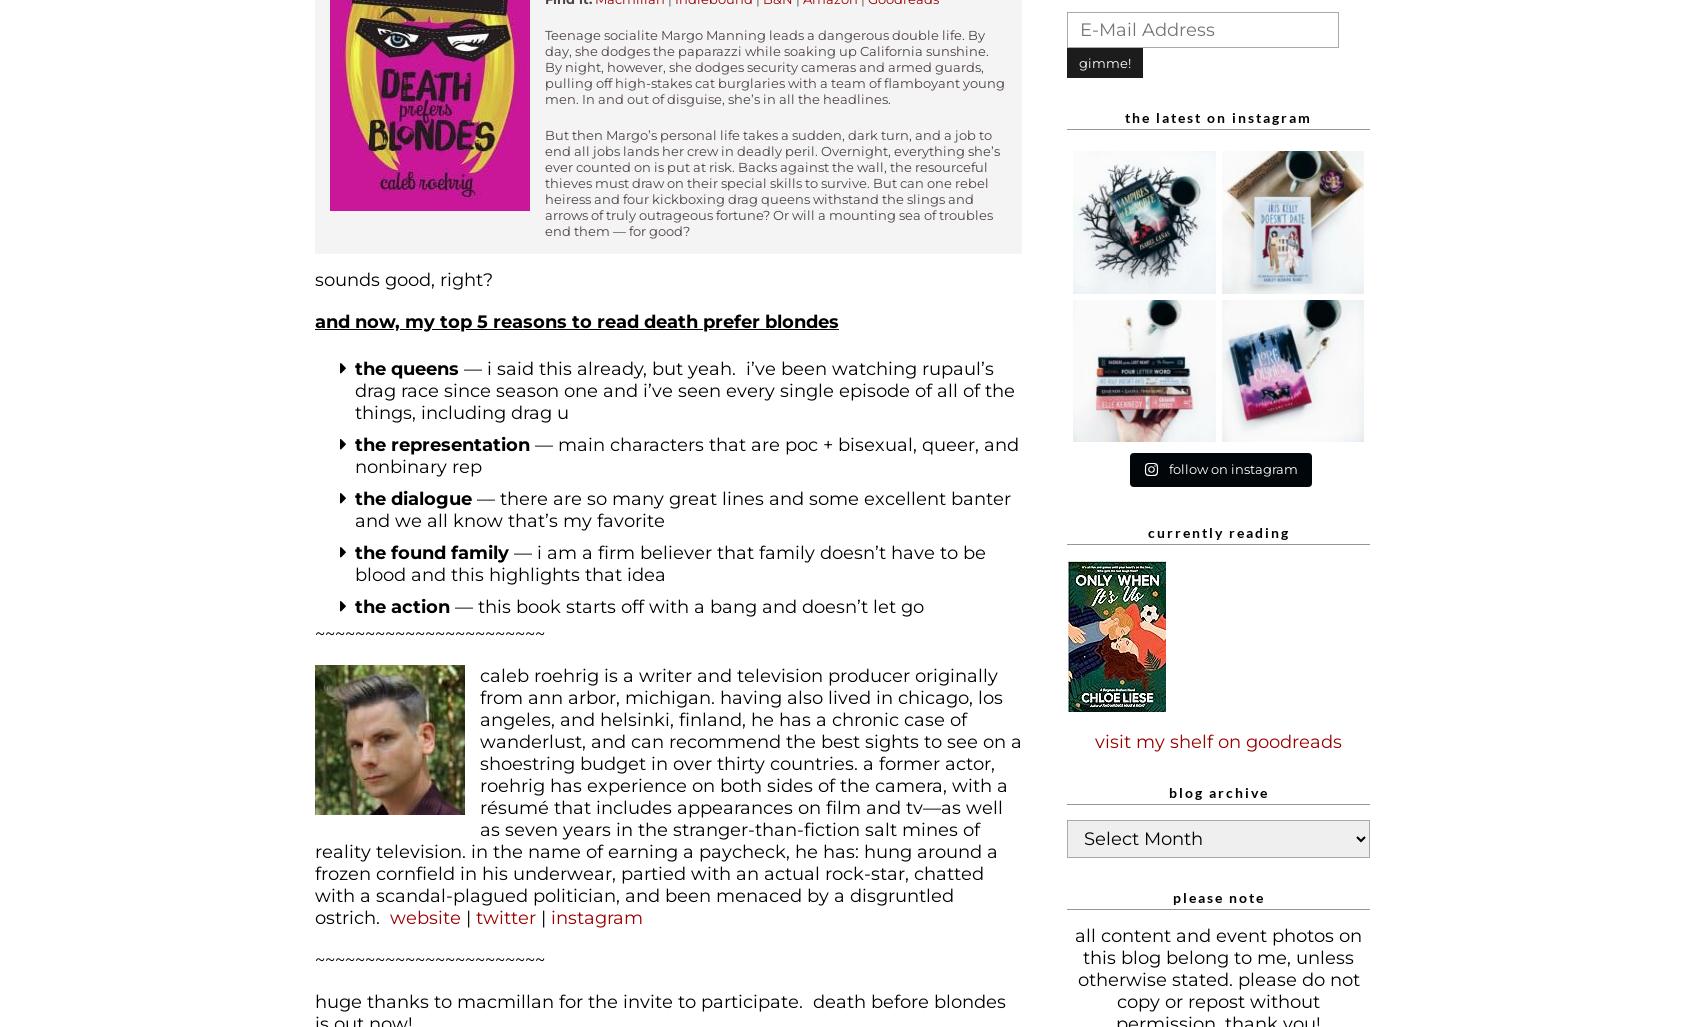  I want to click on 'visit my shelf on goodreads', so click(1217, 740).